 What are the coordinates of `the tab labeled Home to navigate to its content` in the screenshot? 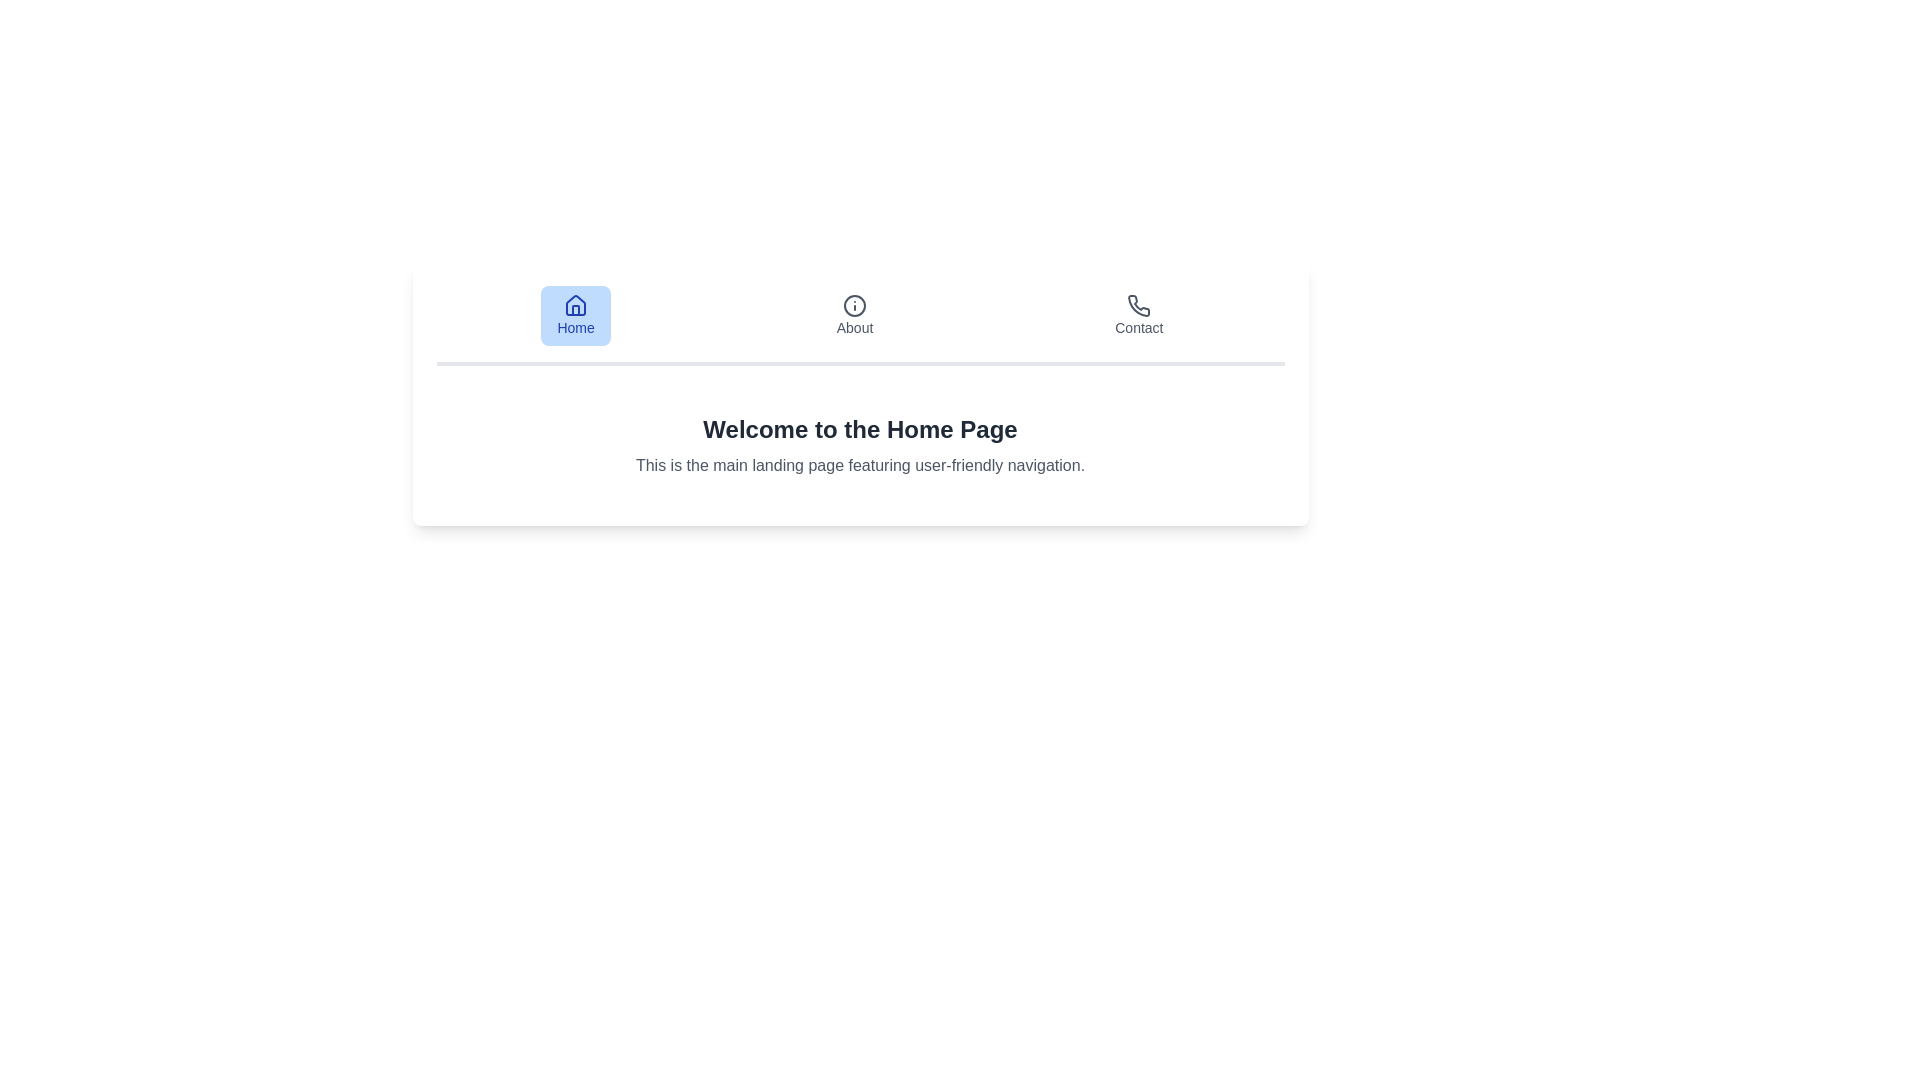 It's located at (575, 315).